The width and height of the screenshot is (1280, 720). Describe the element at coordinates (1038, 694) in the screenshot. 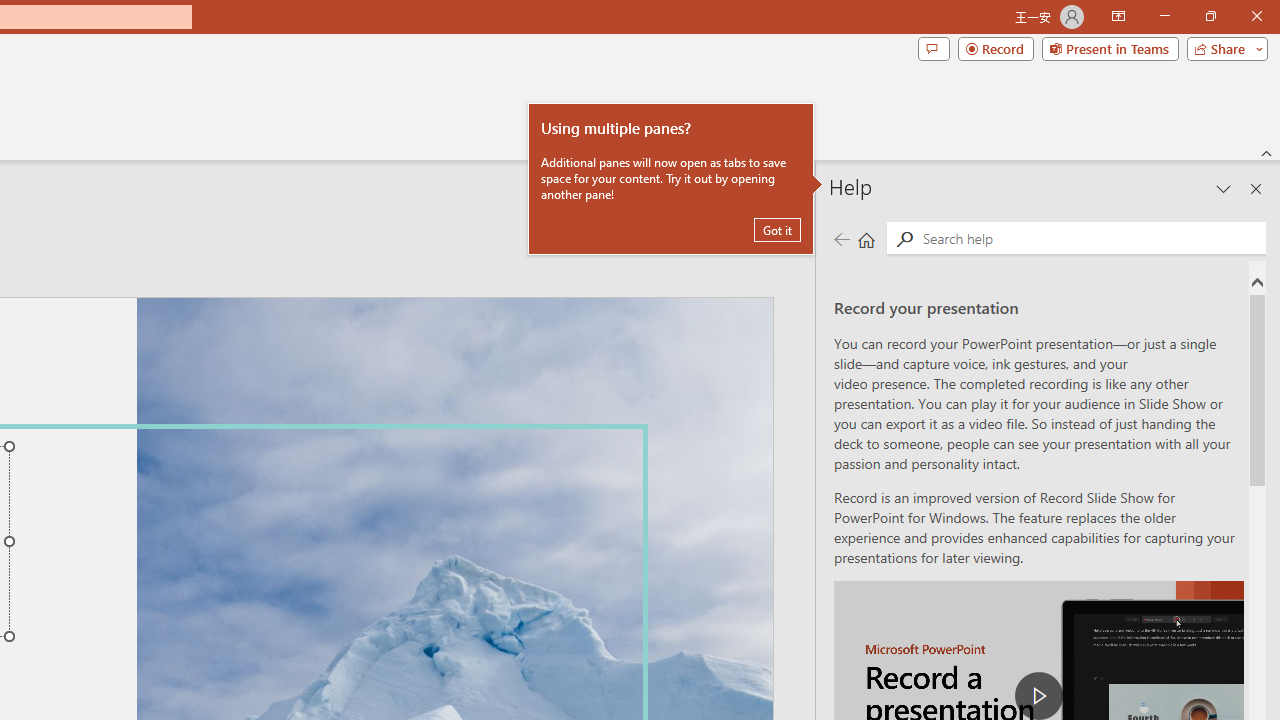

I see `'play Record a Presentation'` at that location.